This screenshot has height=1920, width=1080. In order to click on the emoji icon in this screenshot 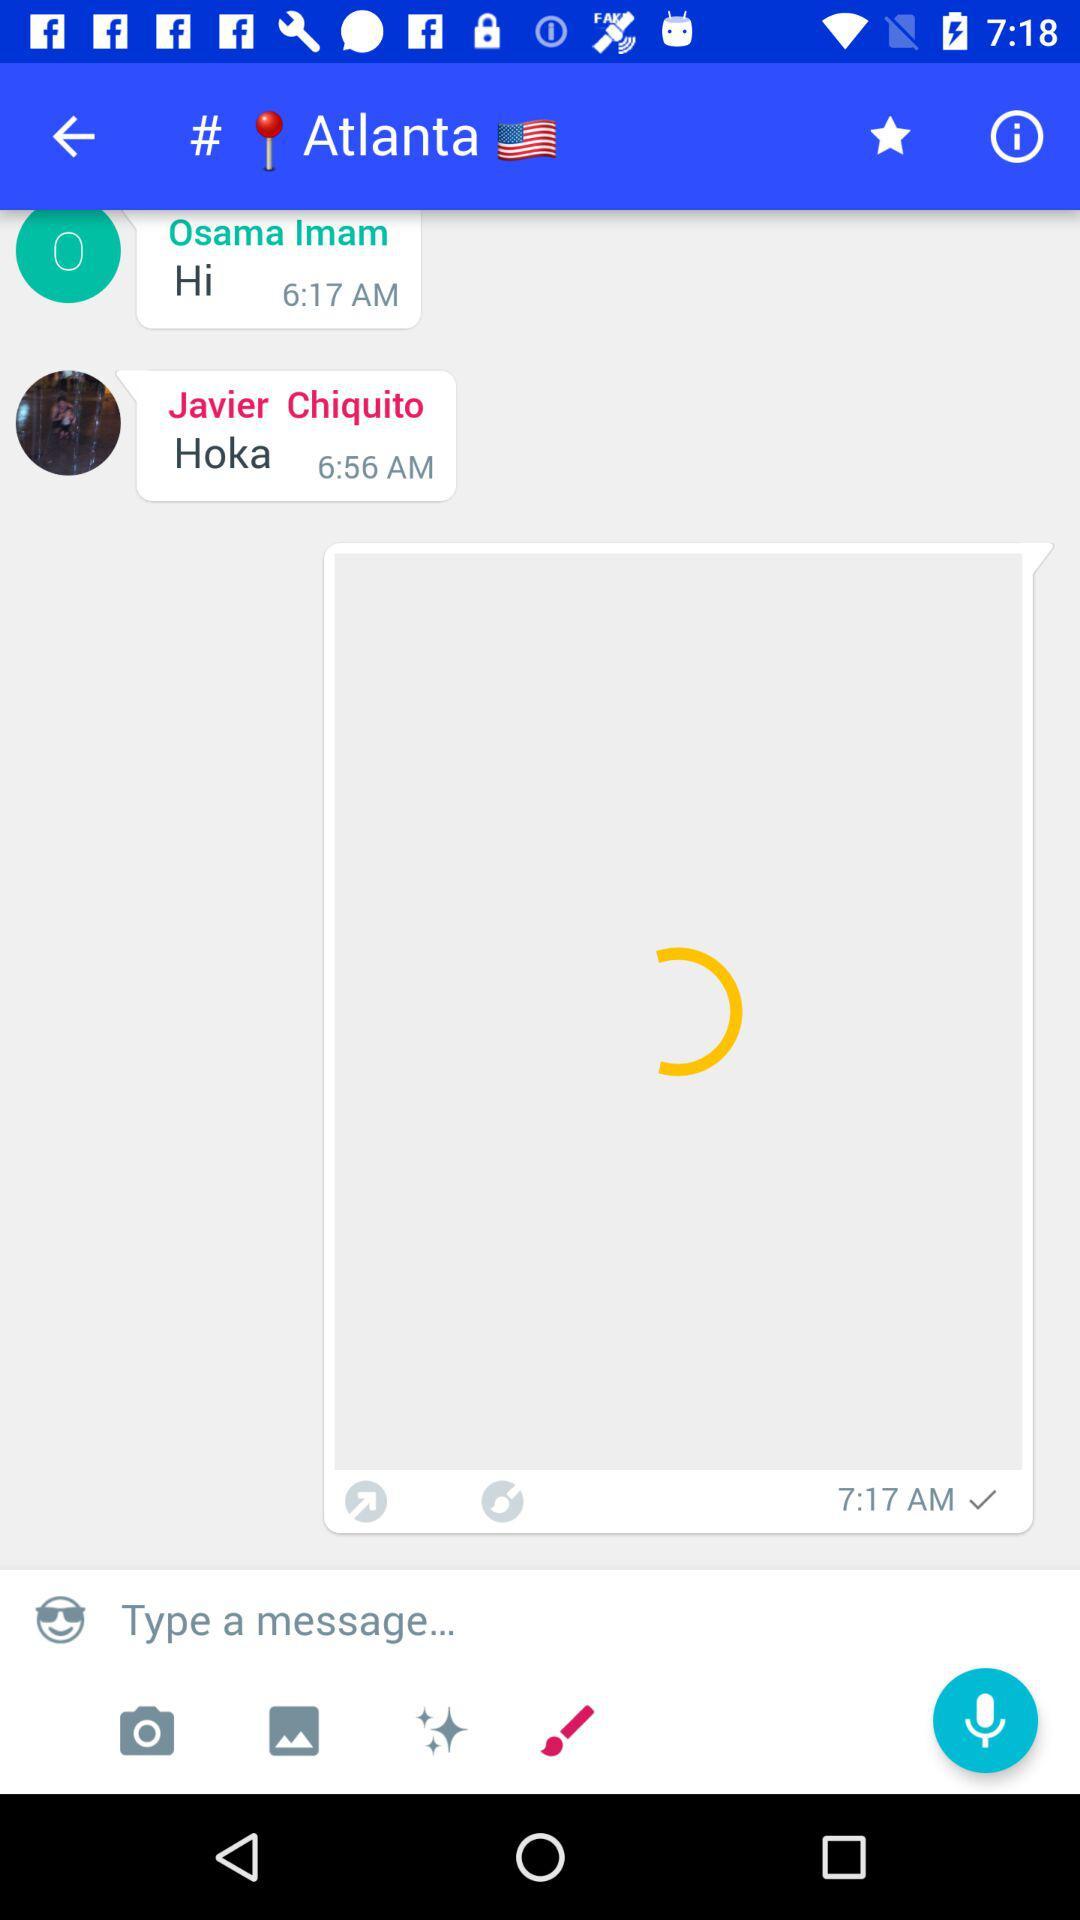, I will do `click(59, 1618)`.